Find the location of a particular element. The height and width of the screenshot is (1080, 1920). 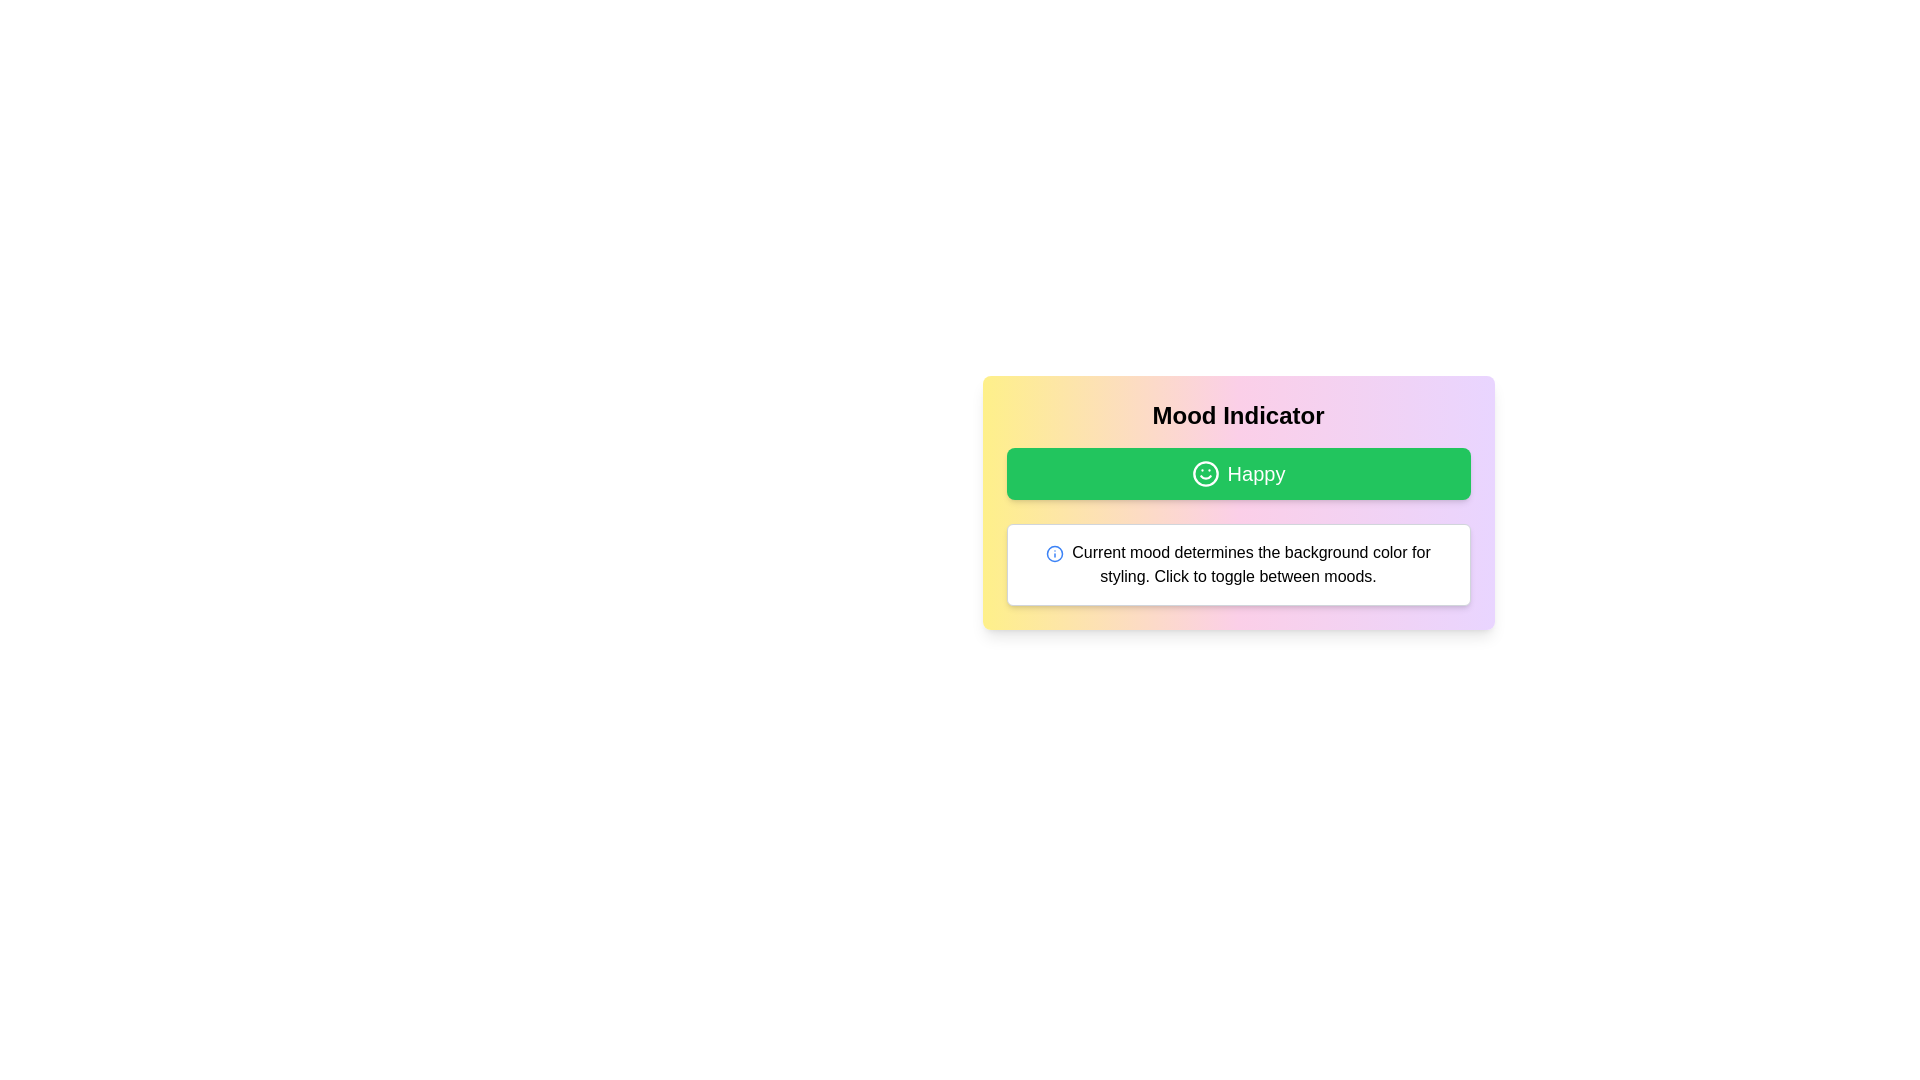

center of the green button labeled 'Happy' to toggle the mood is located at coordinates (1237, 474).